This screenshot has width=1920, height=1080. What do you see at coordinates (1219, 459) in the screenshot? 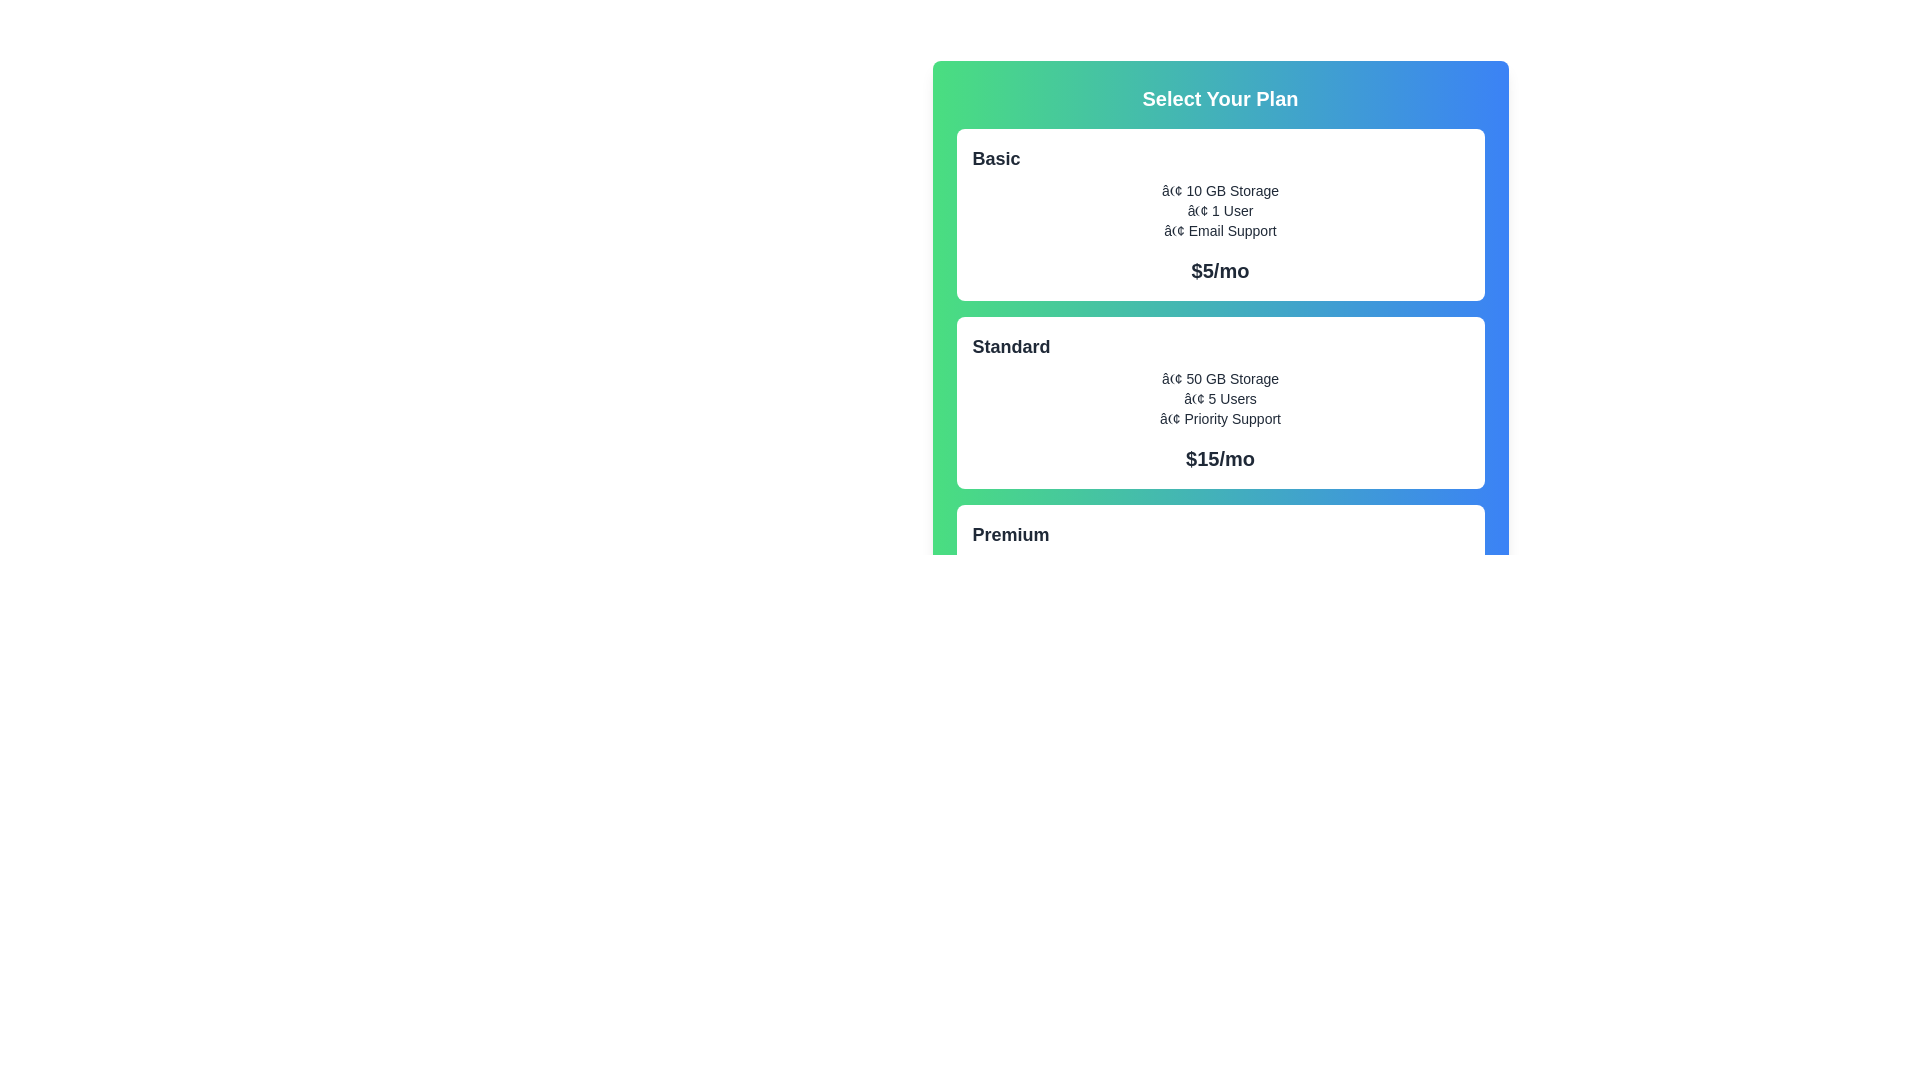
I see `pricing information displayed in the text label indicating the cost of $15 per month for the 'Standard' plan located at the bottom-right side of the pricing selection interface` at bounding box center [1219, 459].